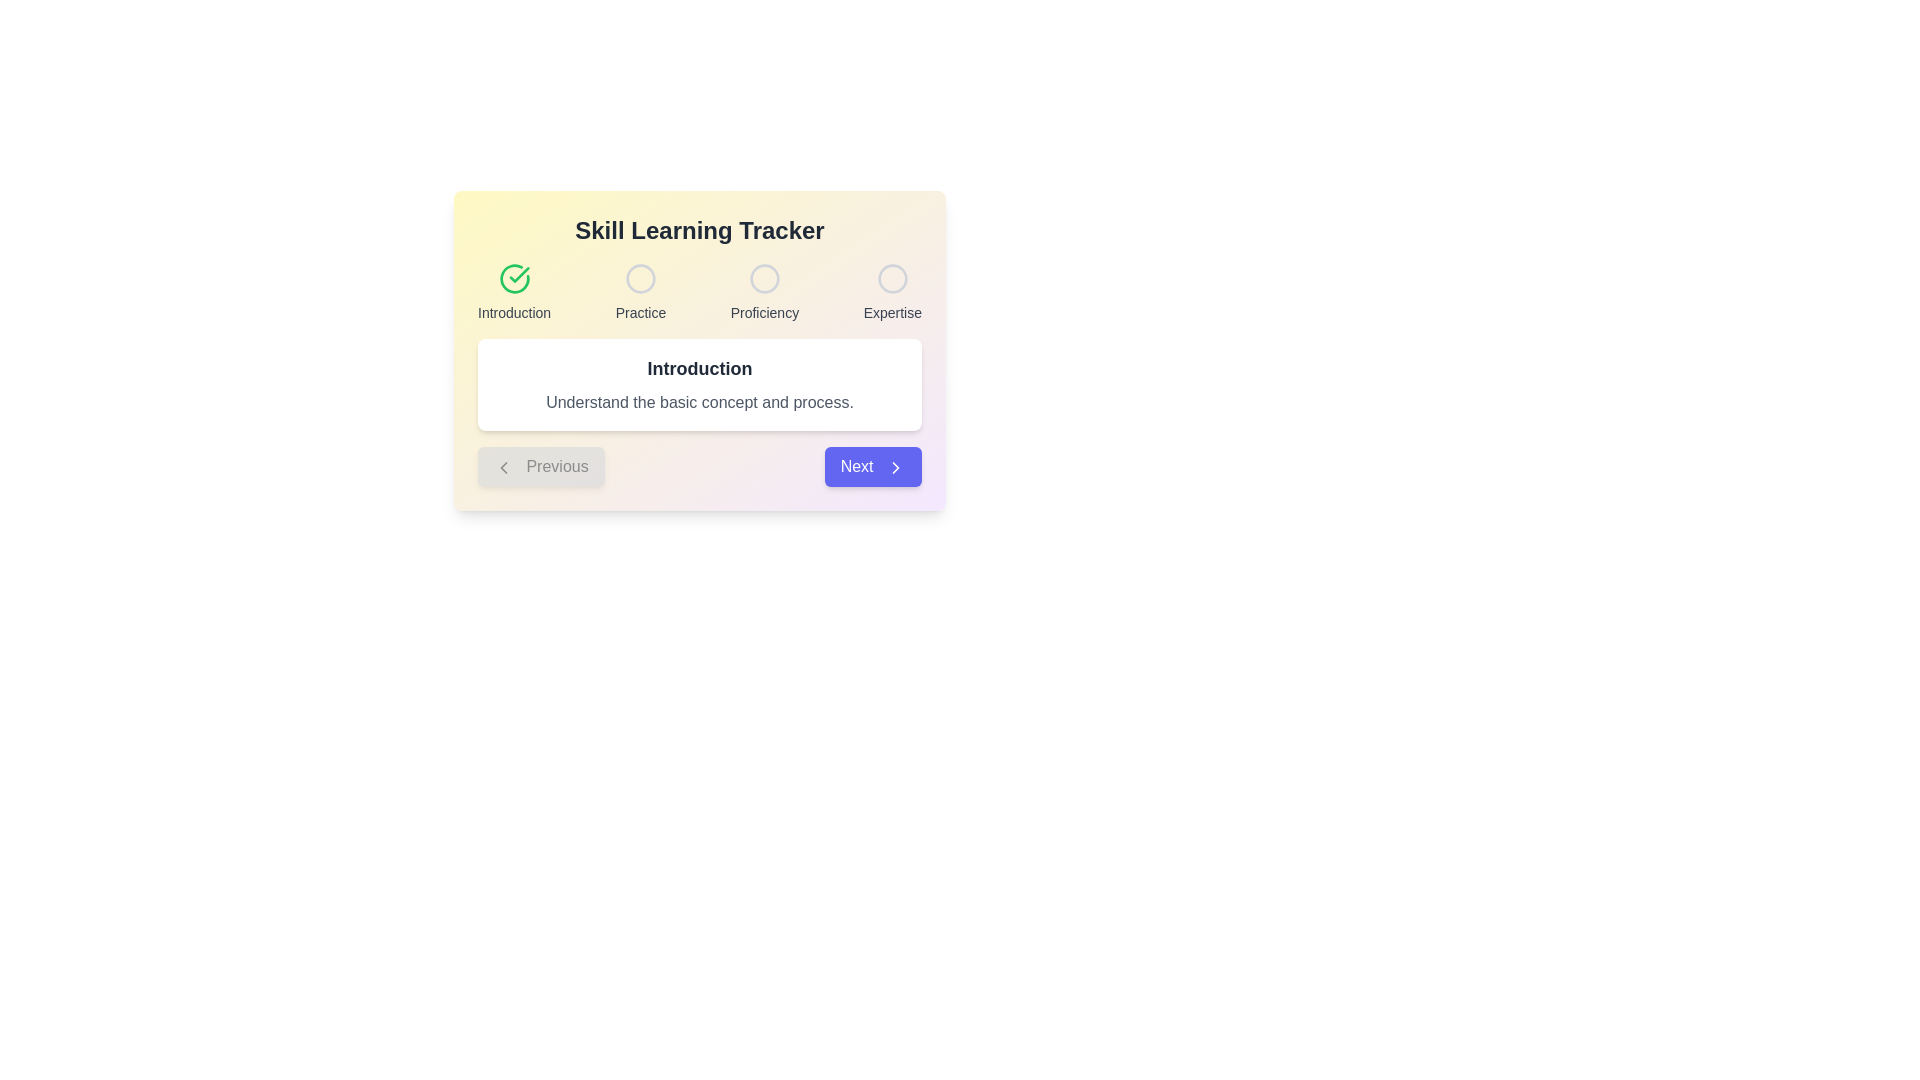  I want to click on the 'Introduction' progress step indicator, which is the leftmost element in a sequence of four steps indicating the completion of the introduction phase, so click(514, 293).